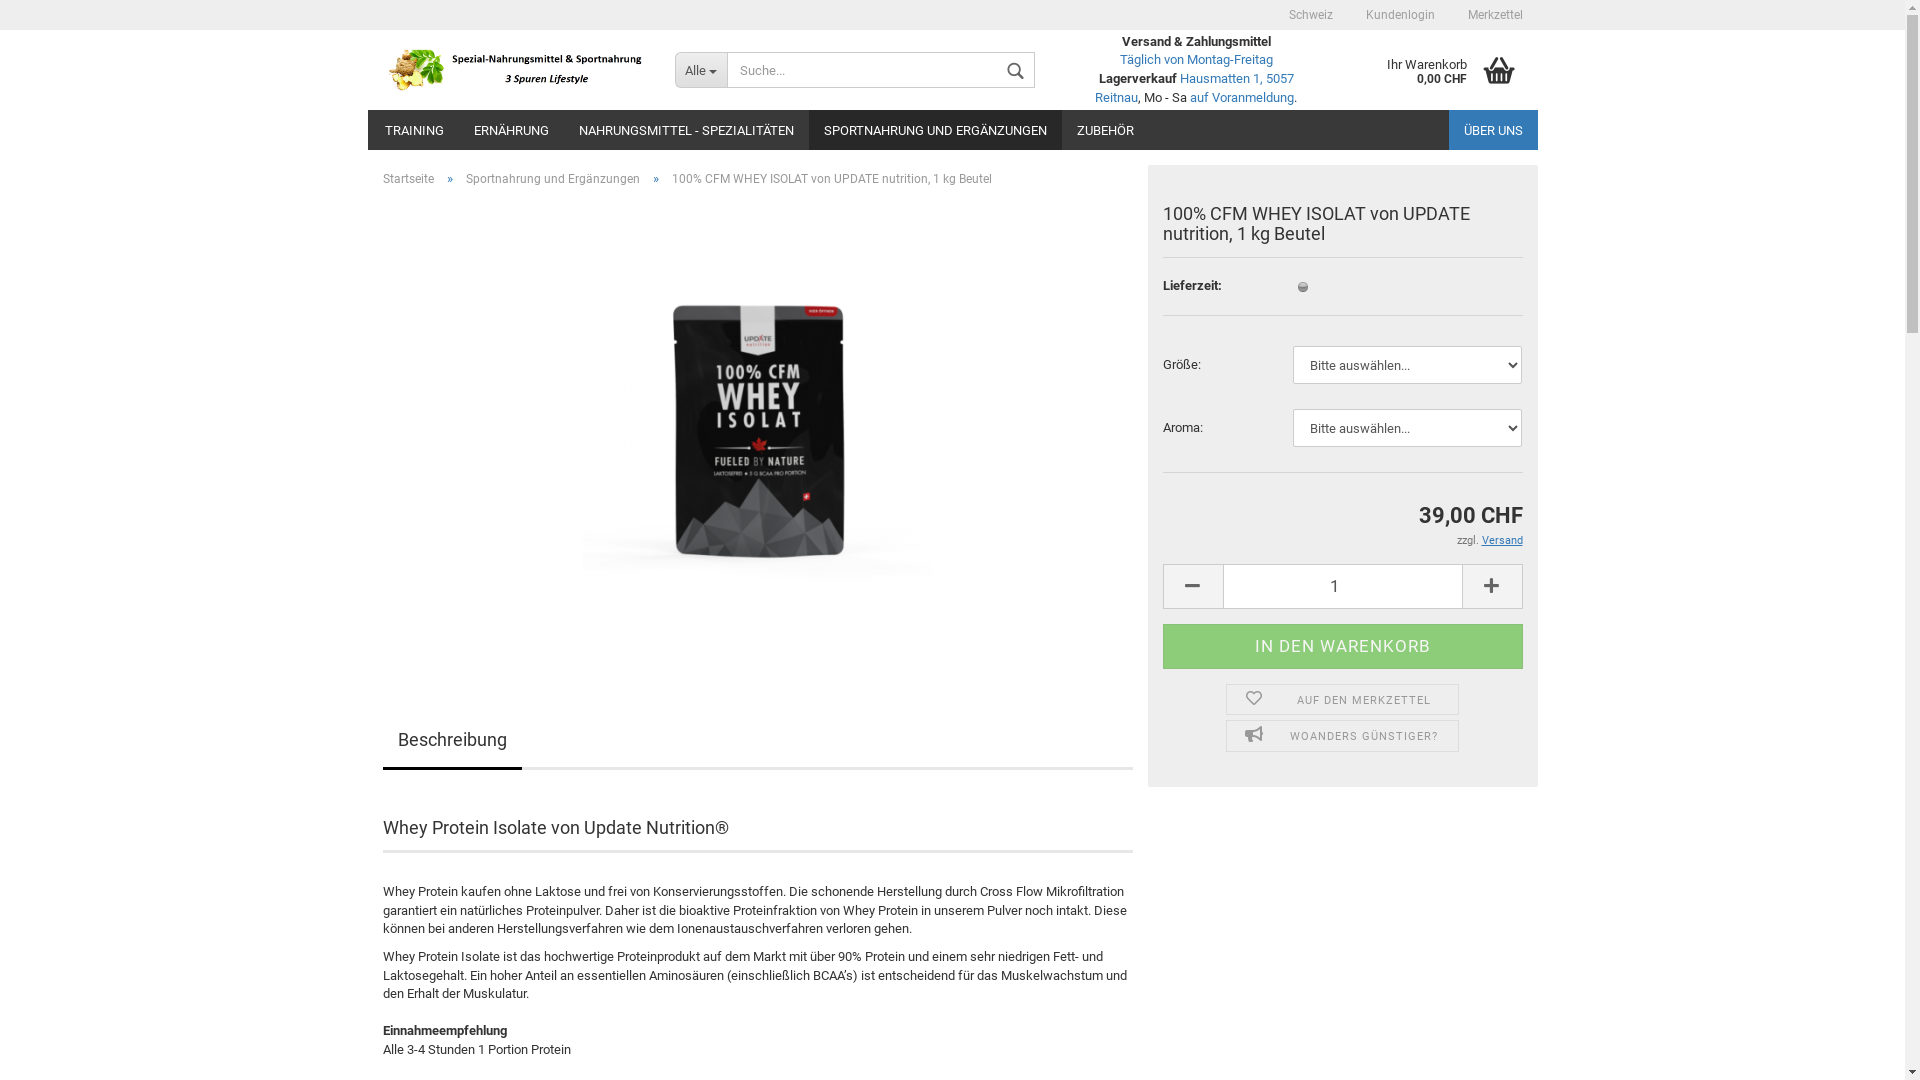 The image size is (1920, 1080). Describe the element at coordinates (1342, 68) in the screenshot. I see `'Ihr Warenkorb` at that location.